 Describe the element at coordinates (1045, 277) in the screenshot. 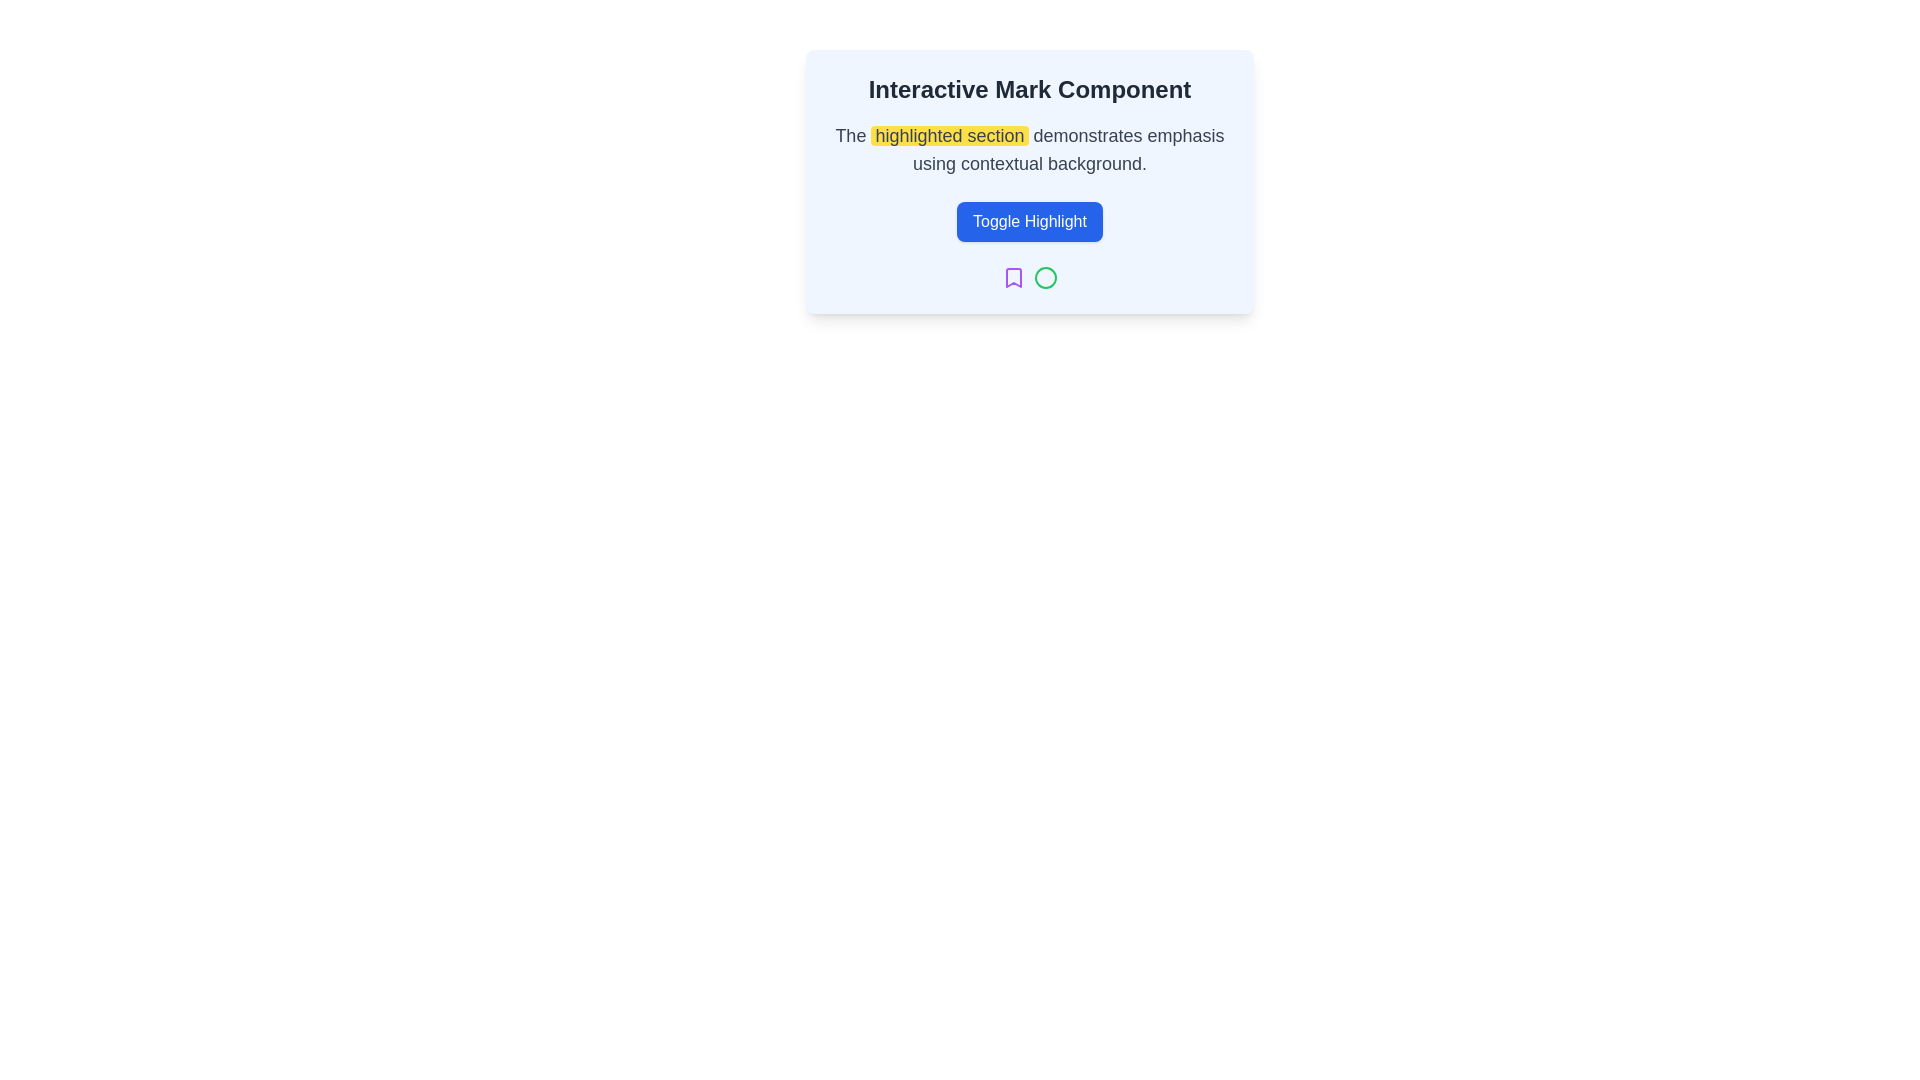

I see `the second icon from the right, a green circular icon` at that location.